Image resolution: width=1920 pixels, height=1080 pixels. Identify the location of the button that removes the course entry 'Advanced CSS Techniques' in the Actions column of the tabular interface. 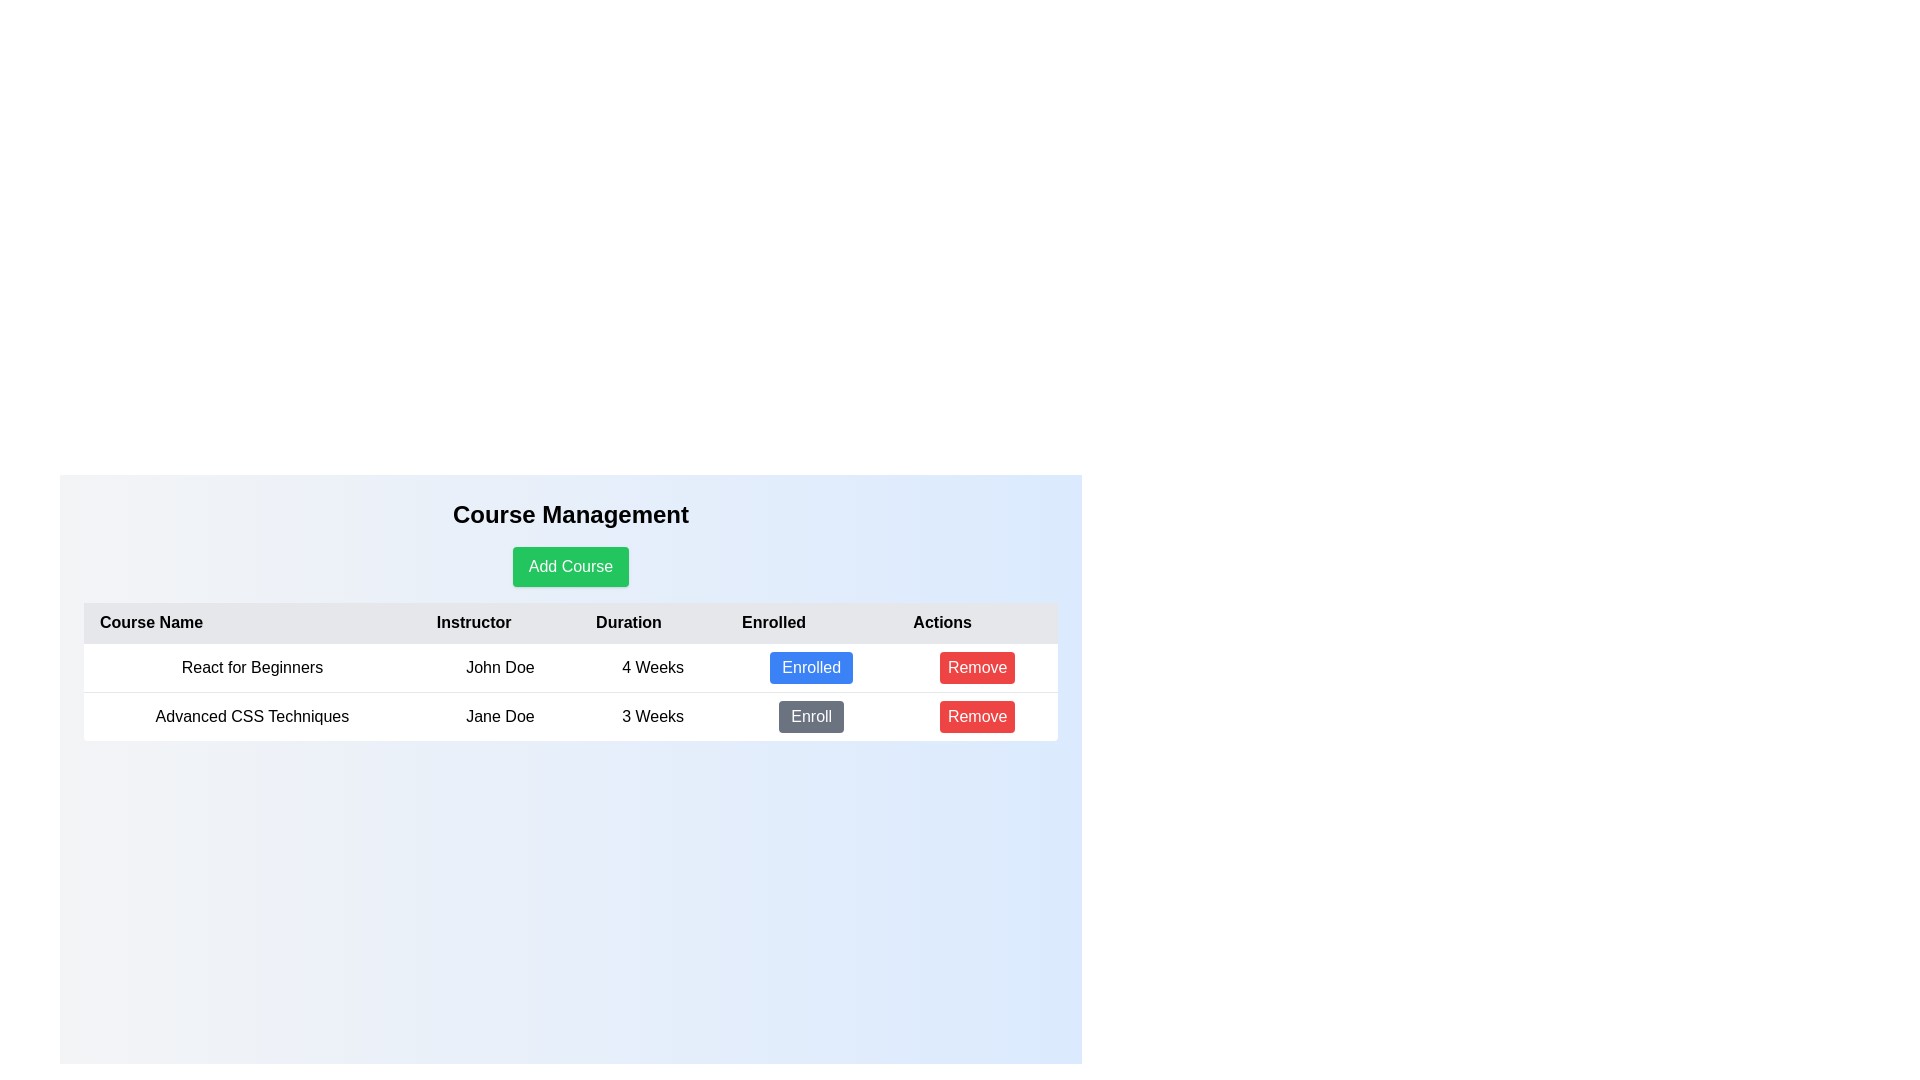
(977, 716).